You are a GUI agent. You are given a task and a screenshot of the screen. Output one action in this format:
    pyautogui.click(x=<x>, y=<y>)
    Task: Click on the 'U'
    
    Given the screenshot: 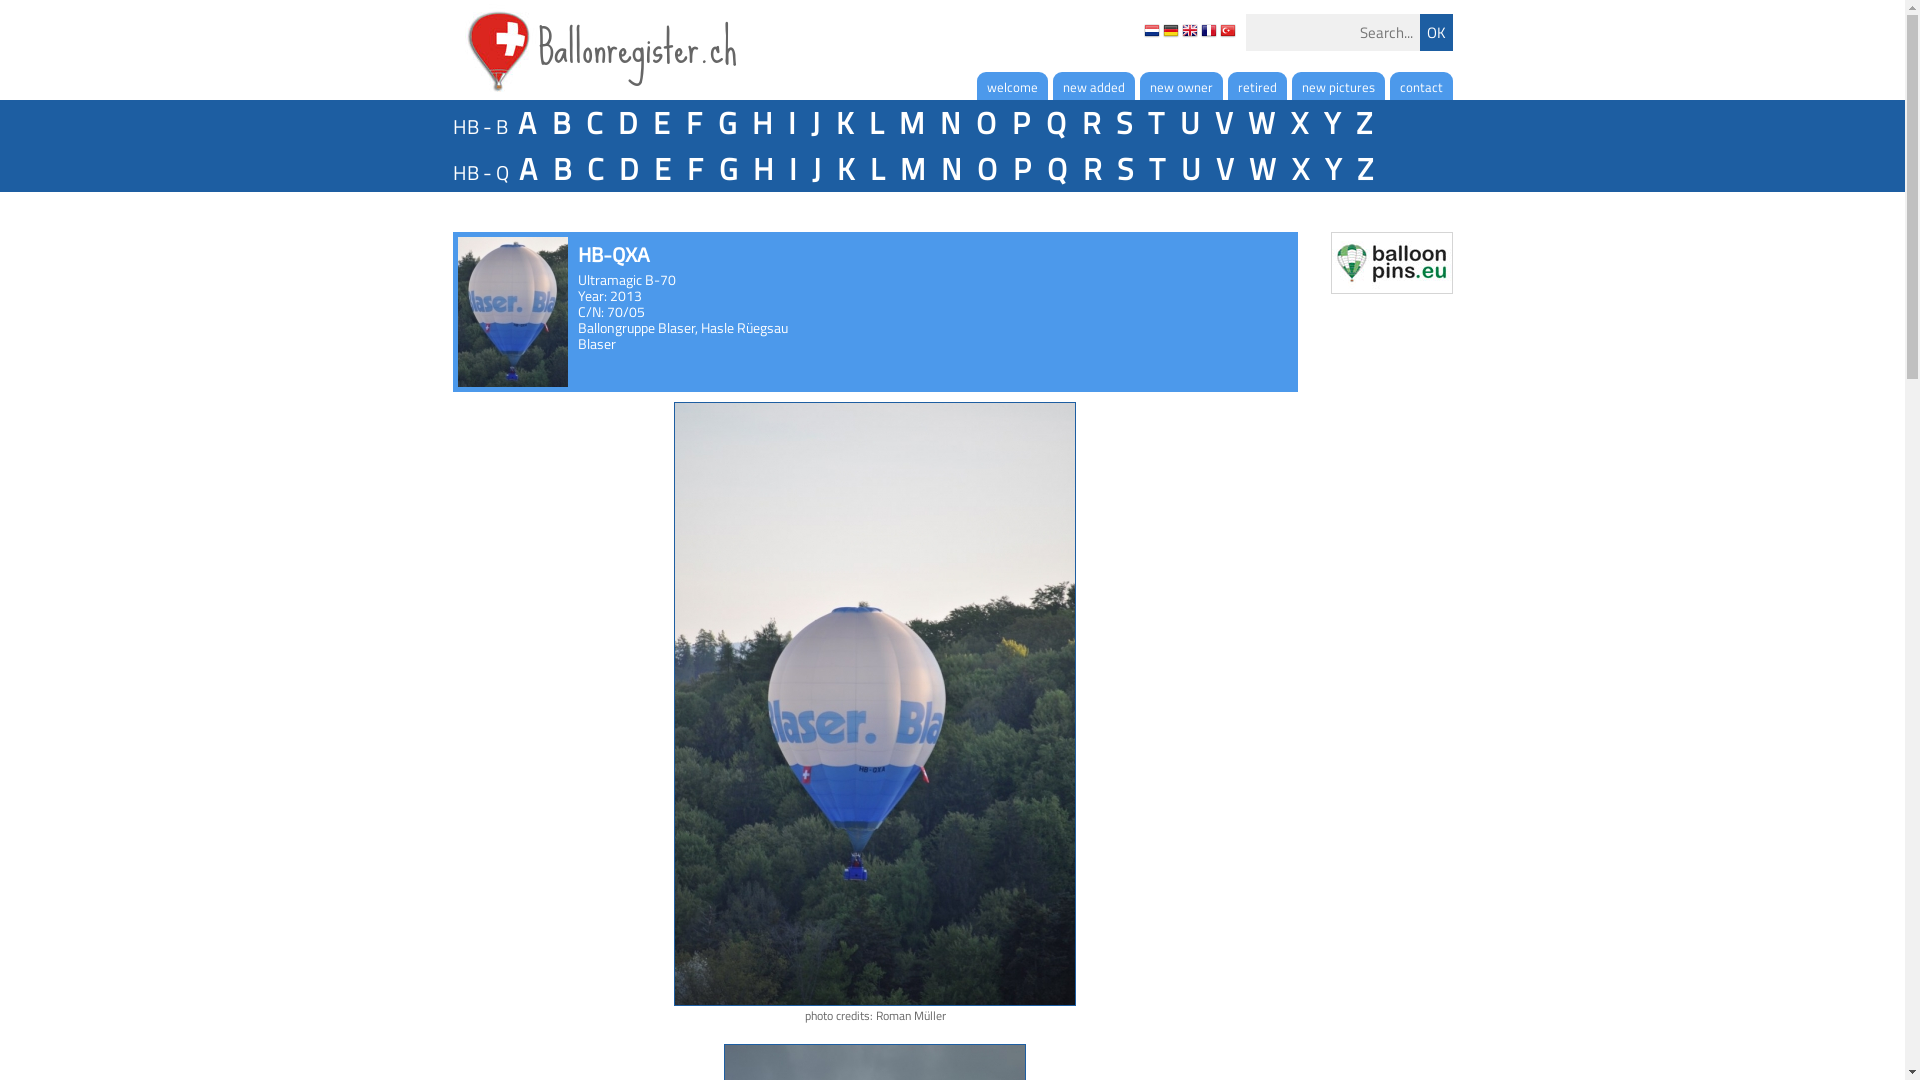 What is the action you would take?
    pyautogui.click(x=1174, y=168)
    